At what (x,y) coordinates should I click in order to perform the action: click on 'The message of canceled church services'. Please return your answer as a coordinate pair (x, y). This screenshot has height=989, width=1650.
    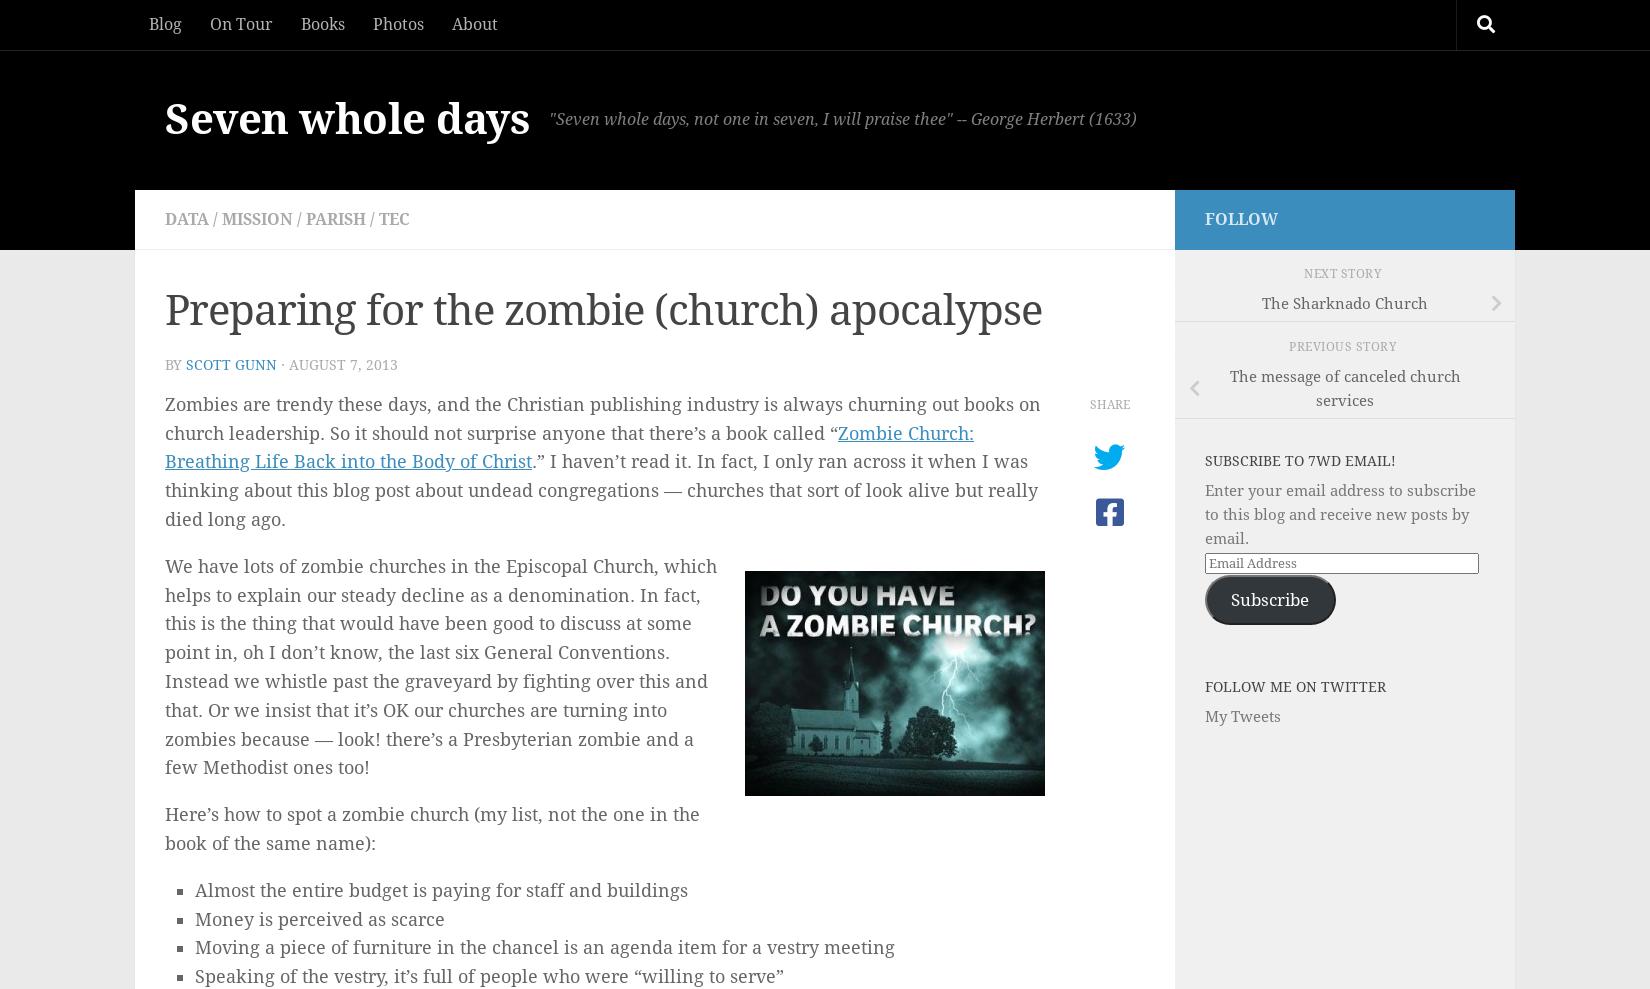
    Looking at the image, I should click on (1228, 387).